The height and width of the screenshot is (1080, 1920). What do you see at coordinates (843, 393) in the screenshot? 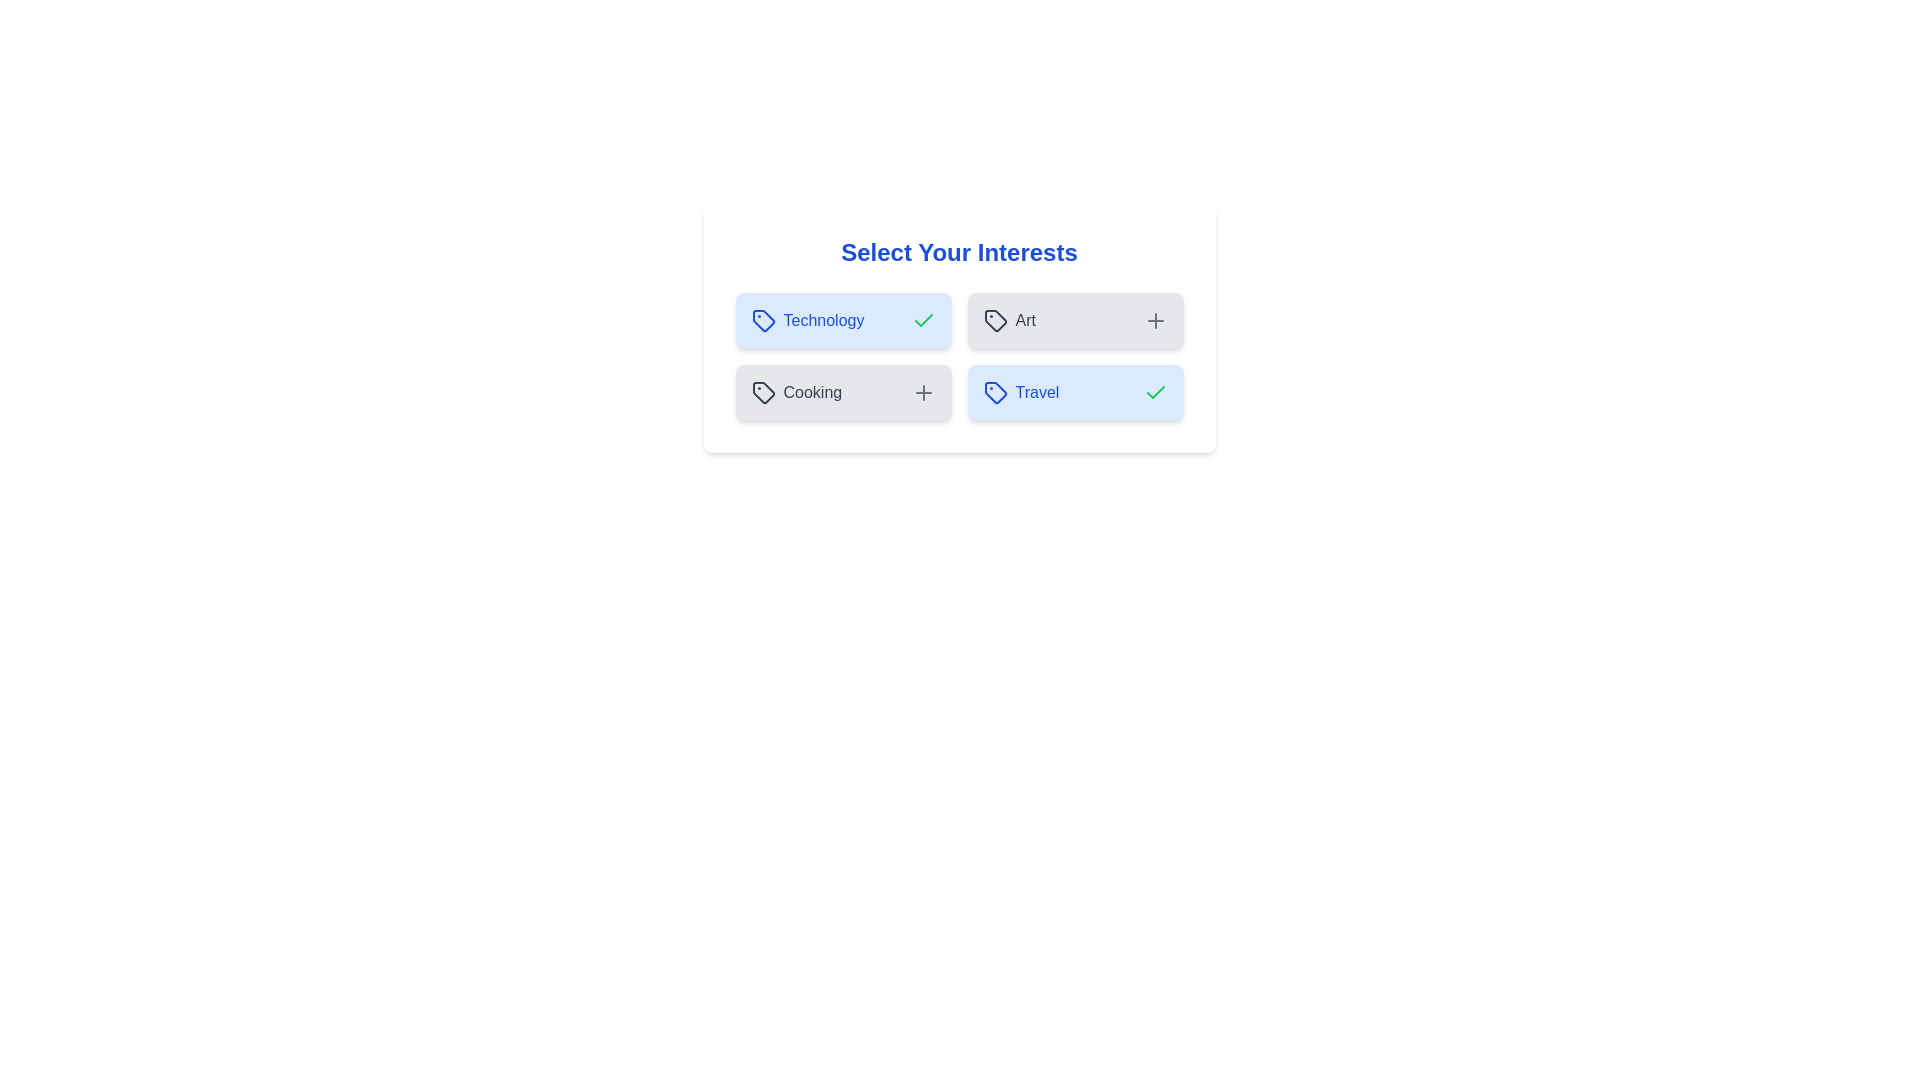
I see `the button labeled Cooking to see the hover effect` at bounding box center [843, 393].